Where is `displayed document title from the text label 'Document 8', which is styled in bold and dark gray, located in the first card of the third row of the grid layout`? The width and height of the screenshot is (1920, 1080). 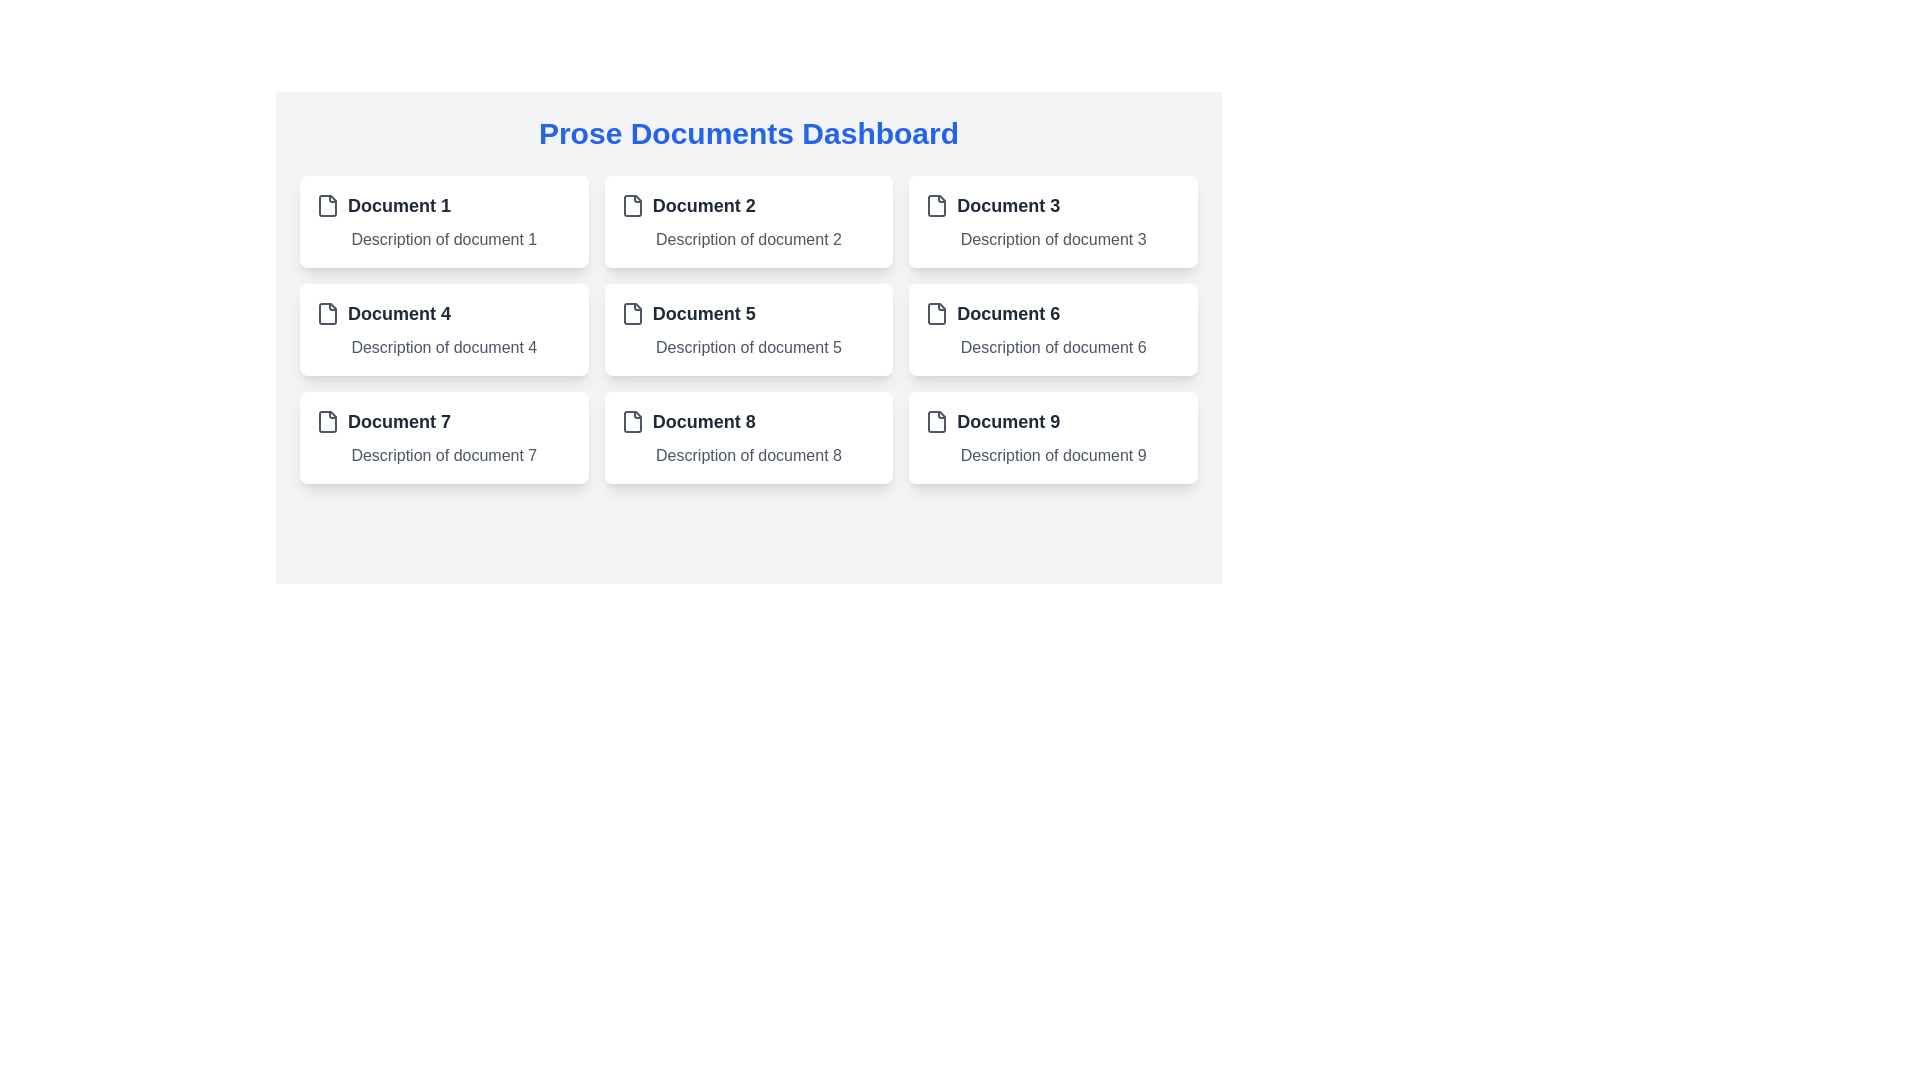
displayed document title from the text label 'Document 8', which is styled in bold and dark gray, located in the first card of the third row of the grid layout is located at coordinates (704, 420).